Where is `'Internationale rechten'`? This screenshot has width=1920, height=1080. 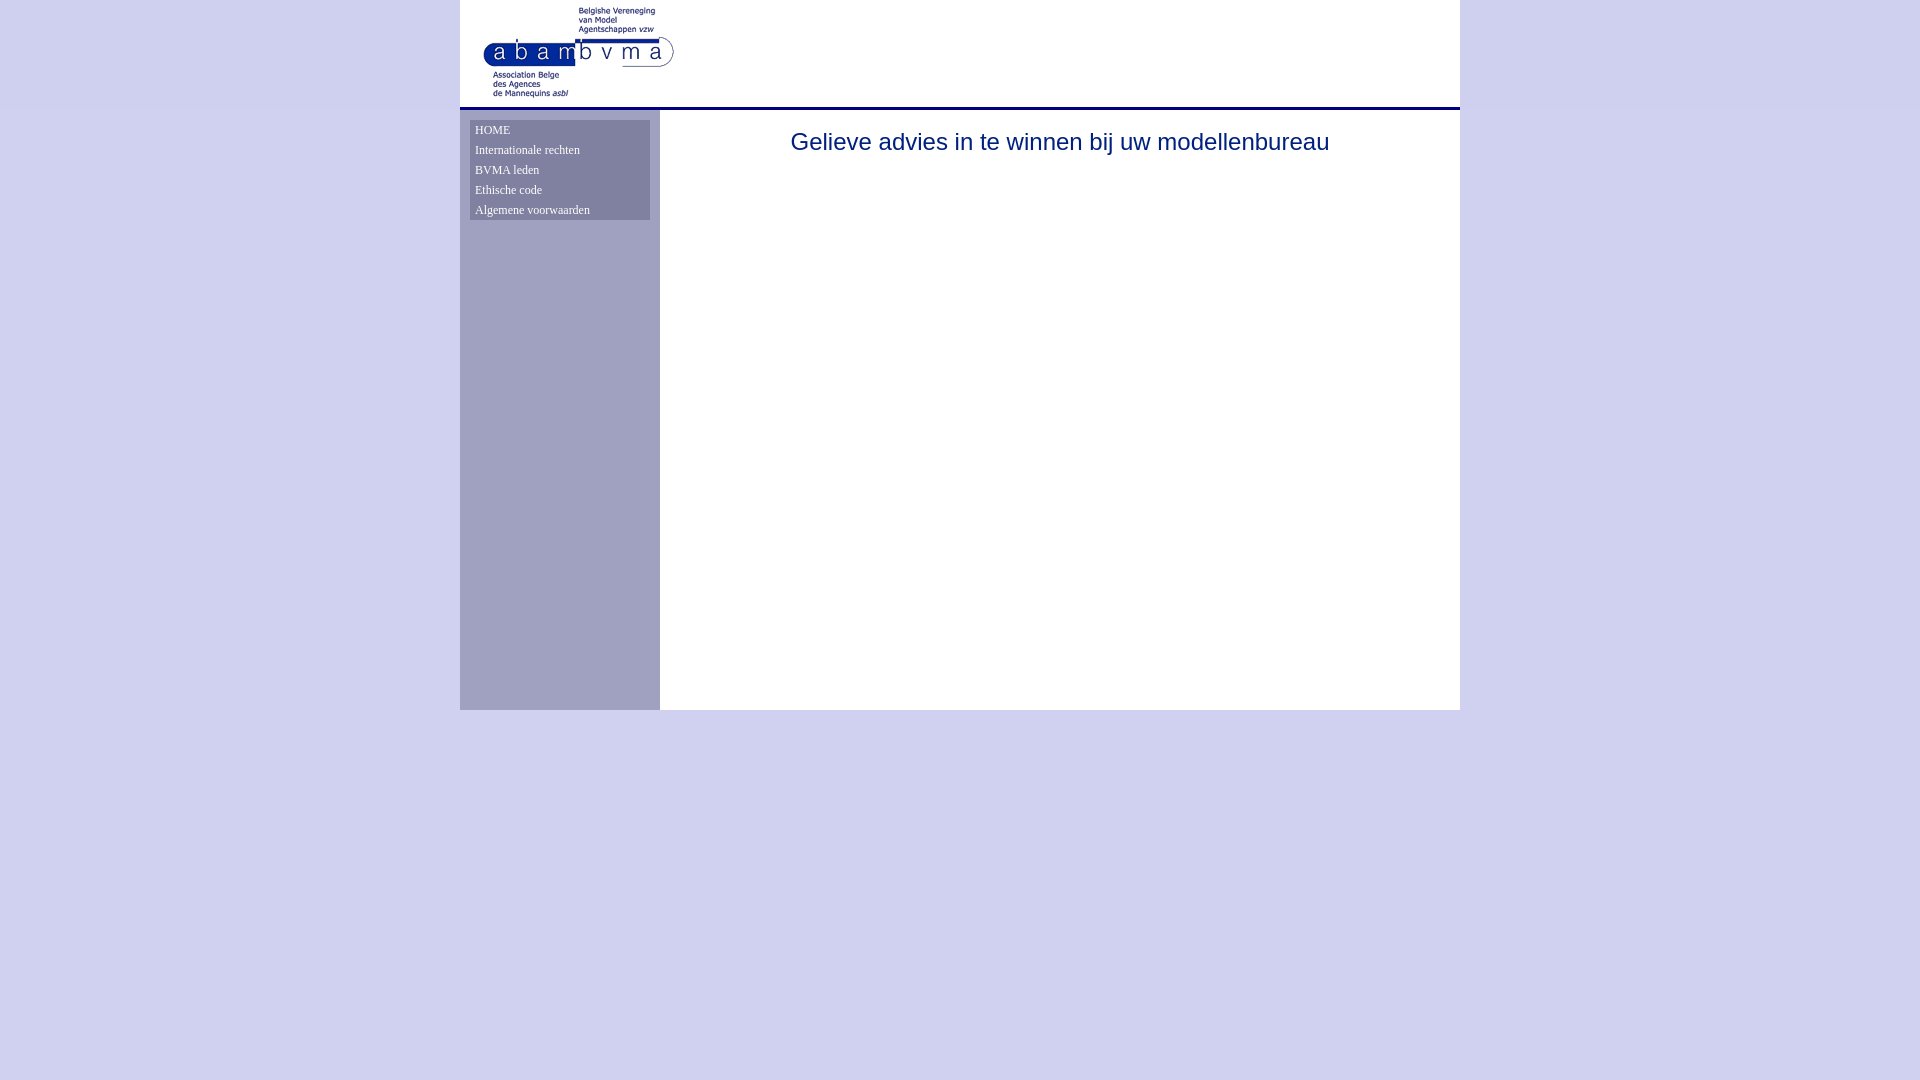 'Internationale rechten' is located at coordinates (474, 149).